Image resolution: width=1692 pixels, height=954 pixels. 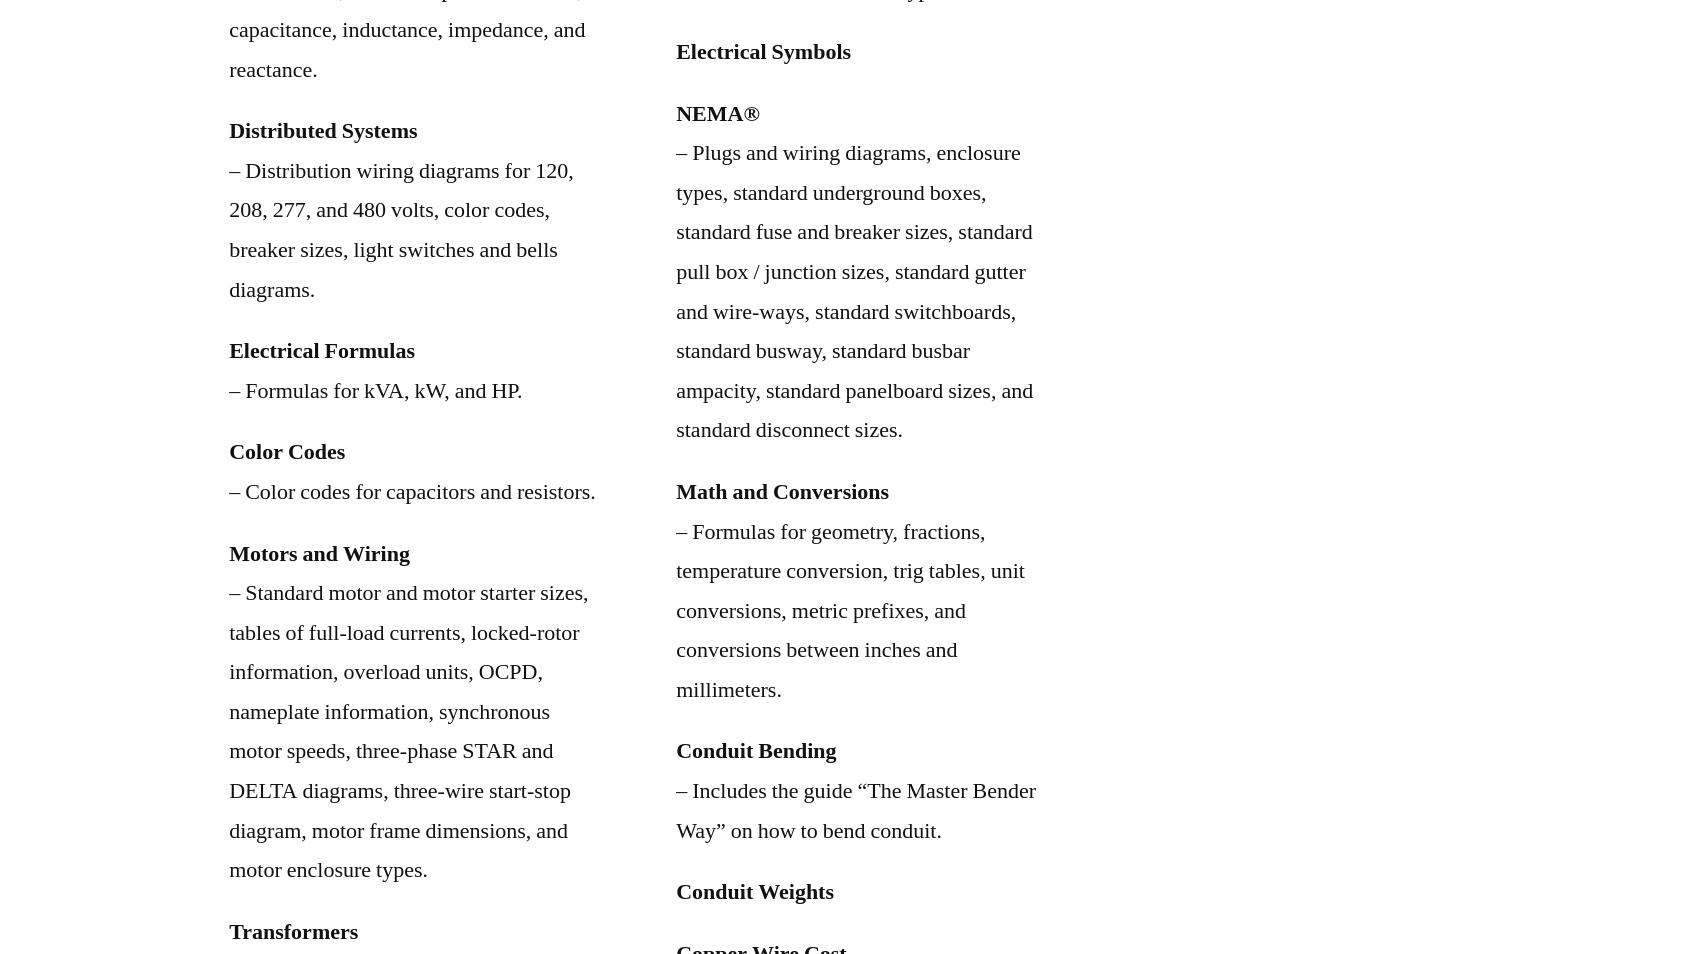 I want to click on 'NEMA®', so click(x=716, y=111).